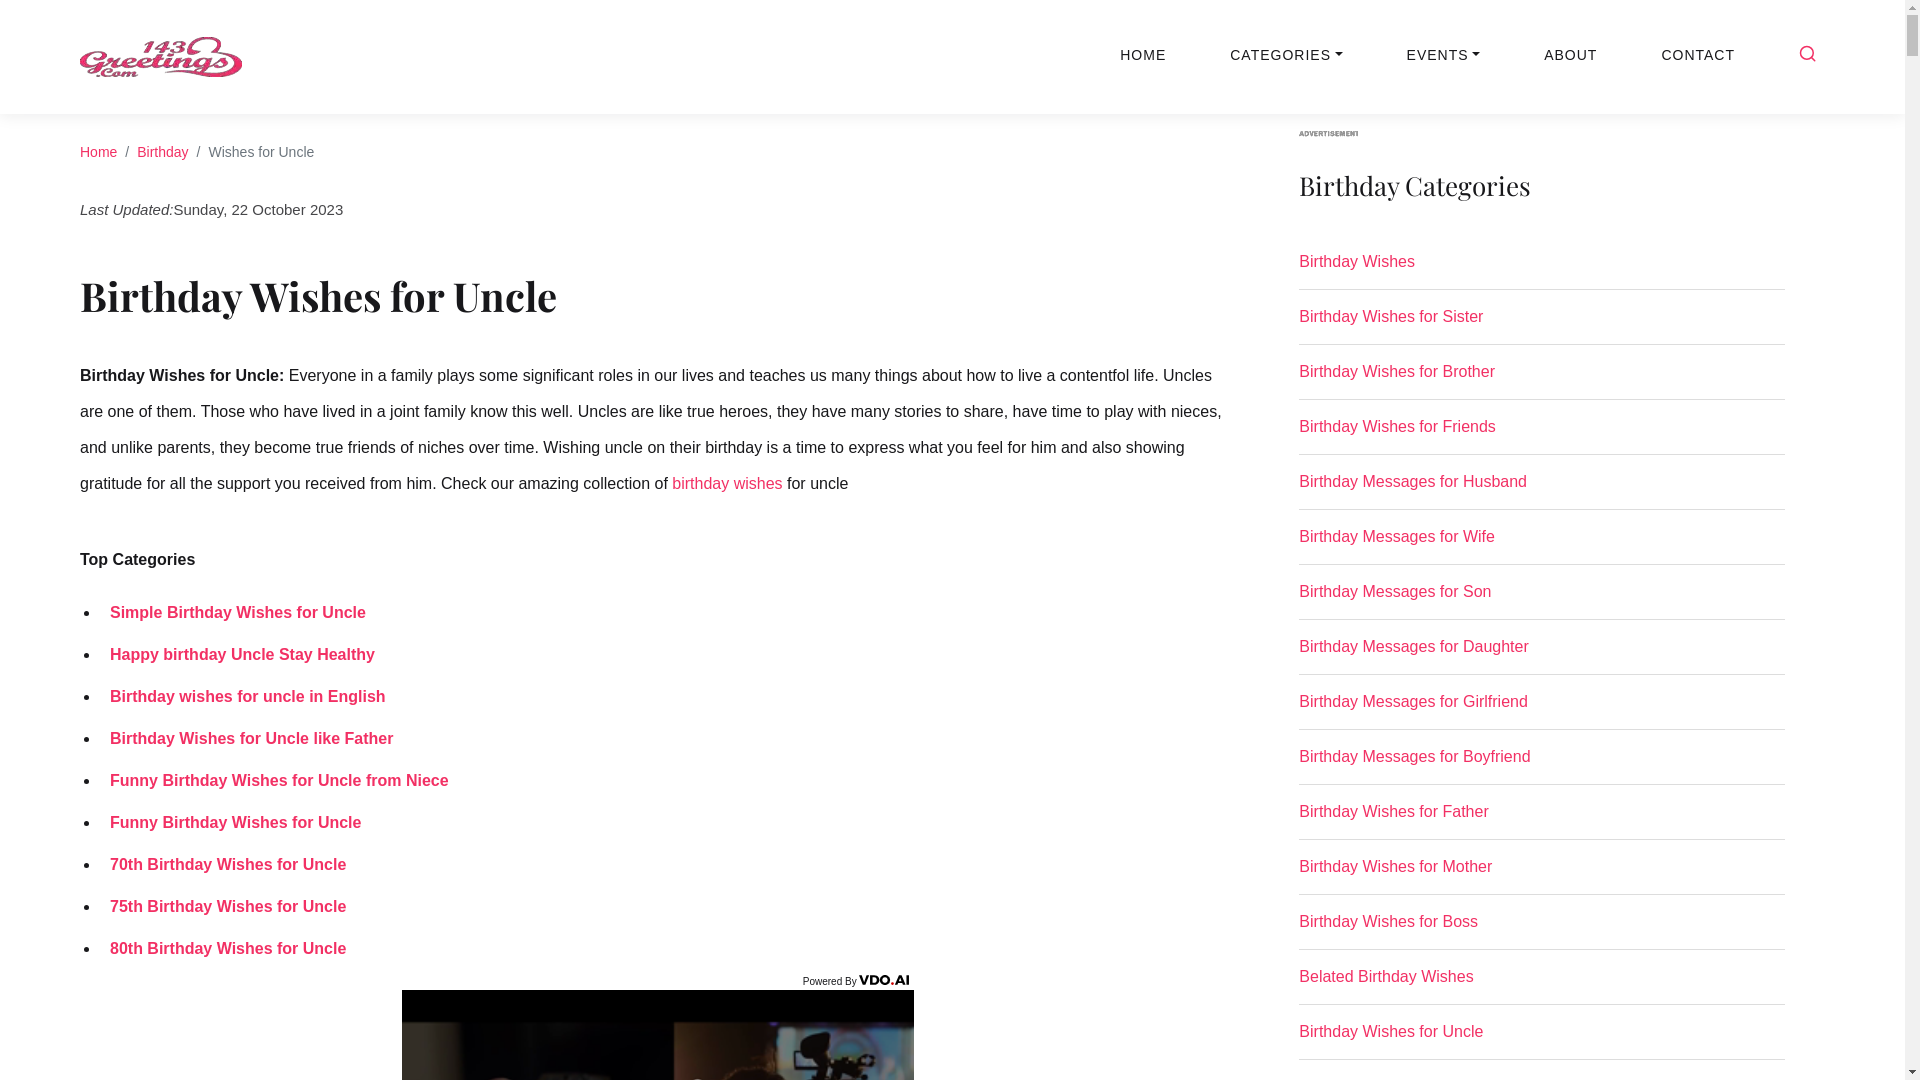 This screenshot has height=1080, width=1920. I want to click on '70th Birthday Wishes for Uncle', so click(222, 863).